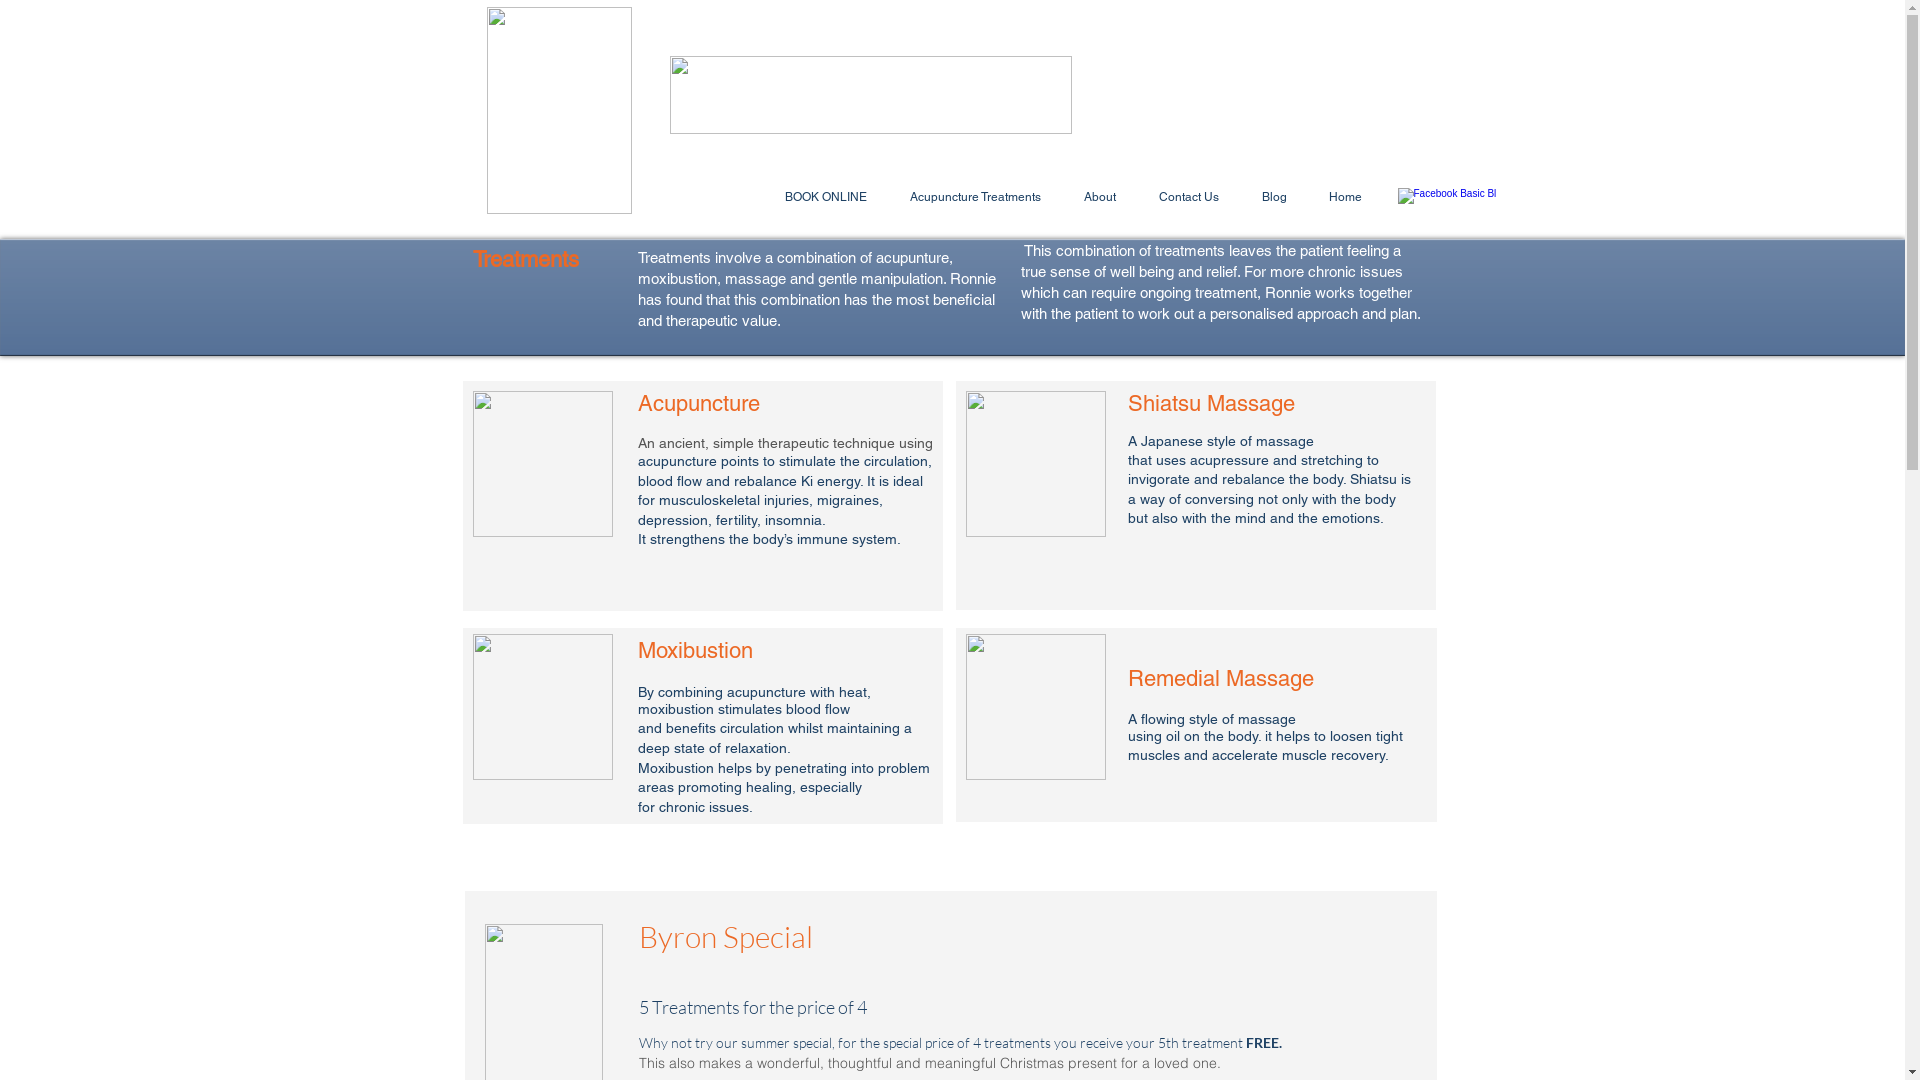 This screenshot has width=1920, height=1080. What do you see at coordinates (1272, 197) in the screenshot?
I see `'Blog'` at bounding box center [1272, 197].